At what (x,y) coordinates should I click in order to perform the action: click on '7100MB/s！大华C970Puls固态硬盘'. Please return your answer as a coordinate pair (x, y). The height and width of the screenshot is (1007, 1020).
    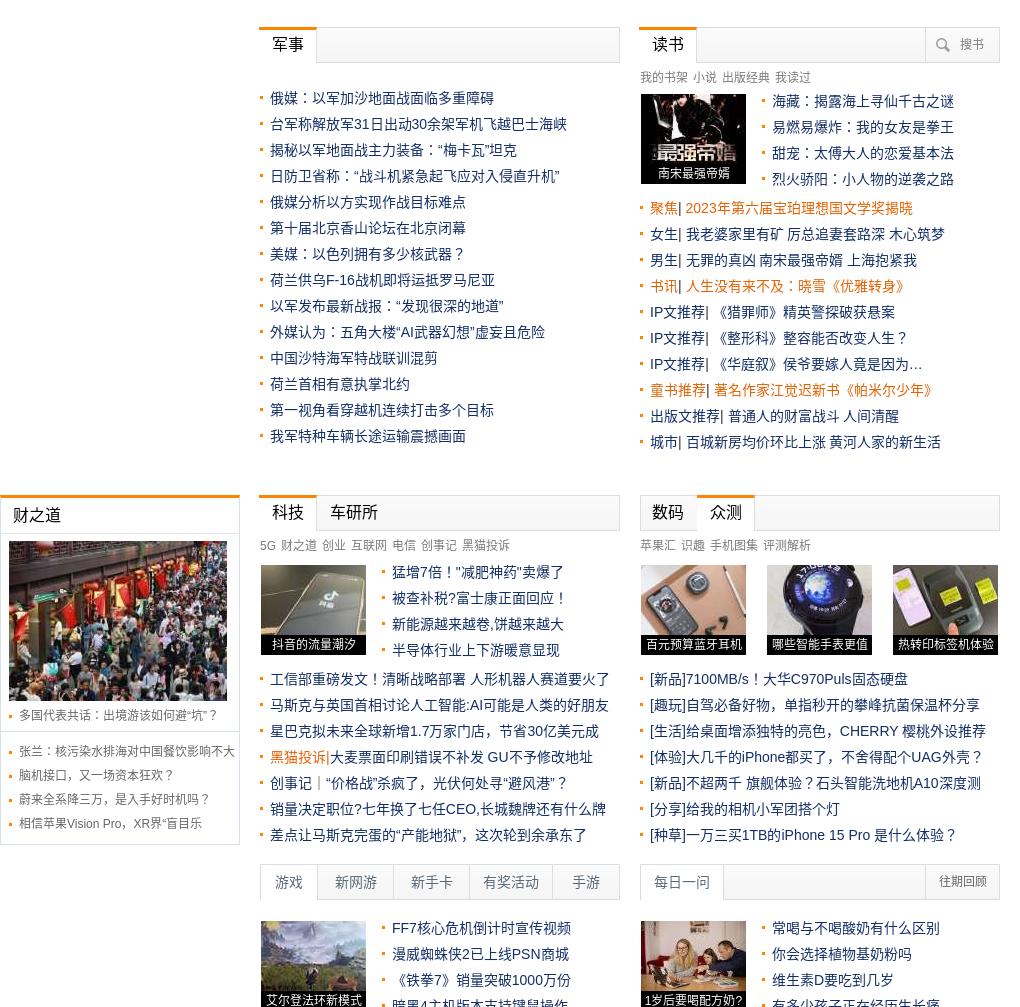
    Looking at the image, I should click on (795, 678).